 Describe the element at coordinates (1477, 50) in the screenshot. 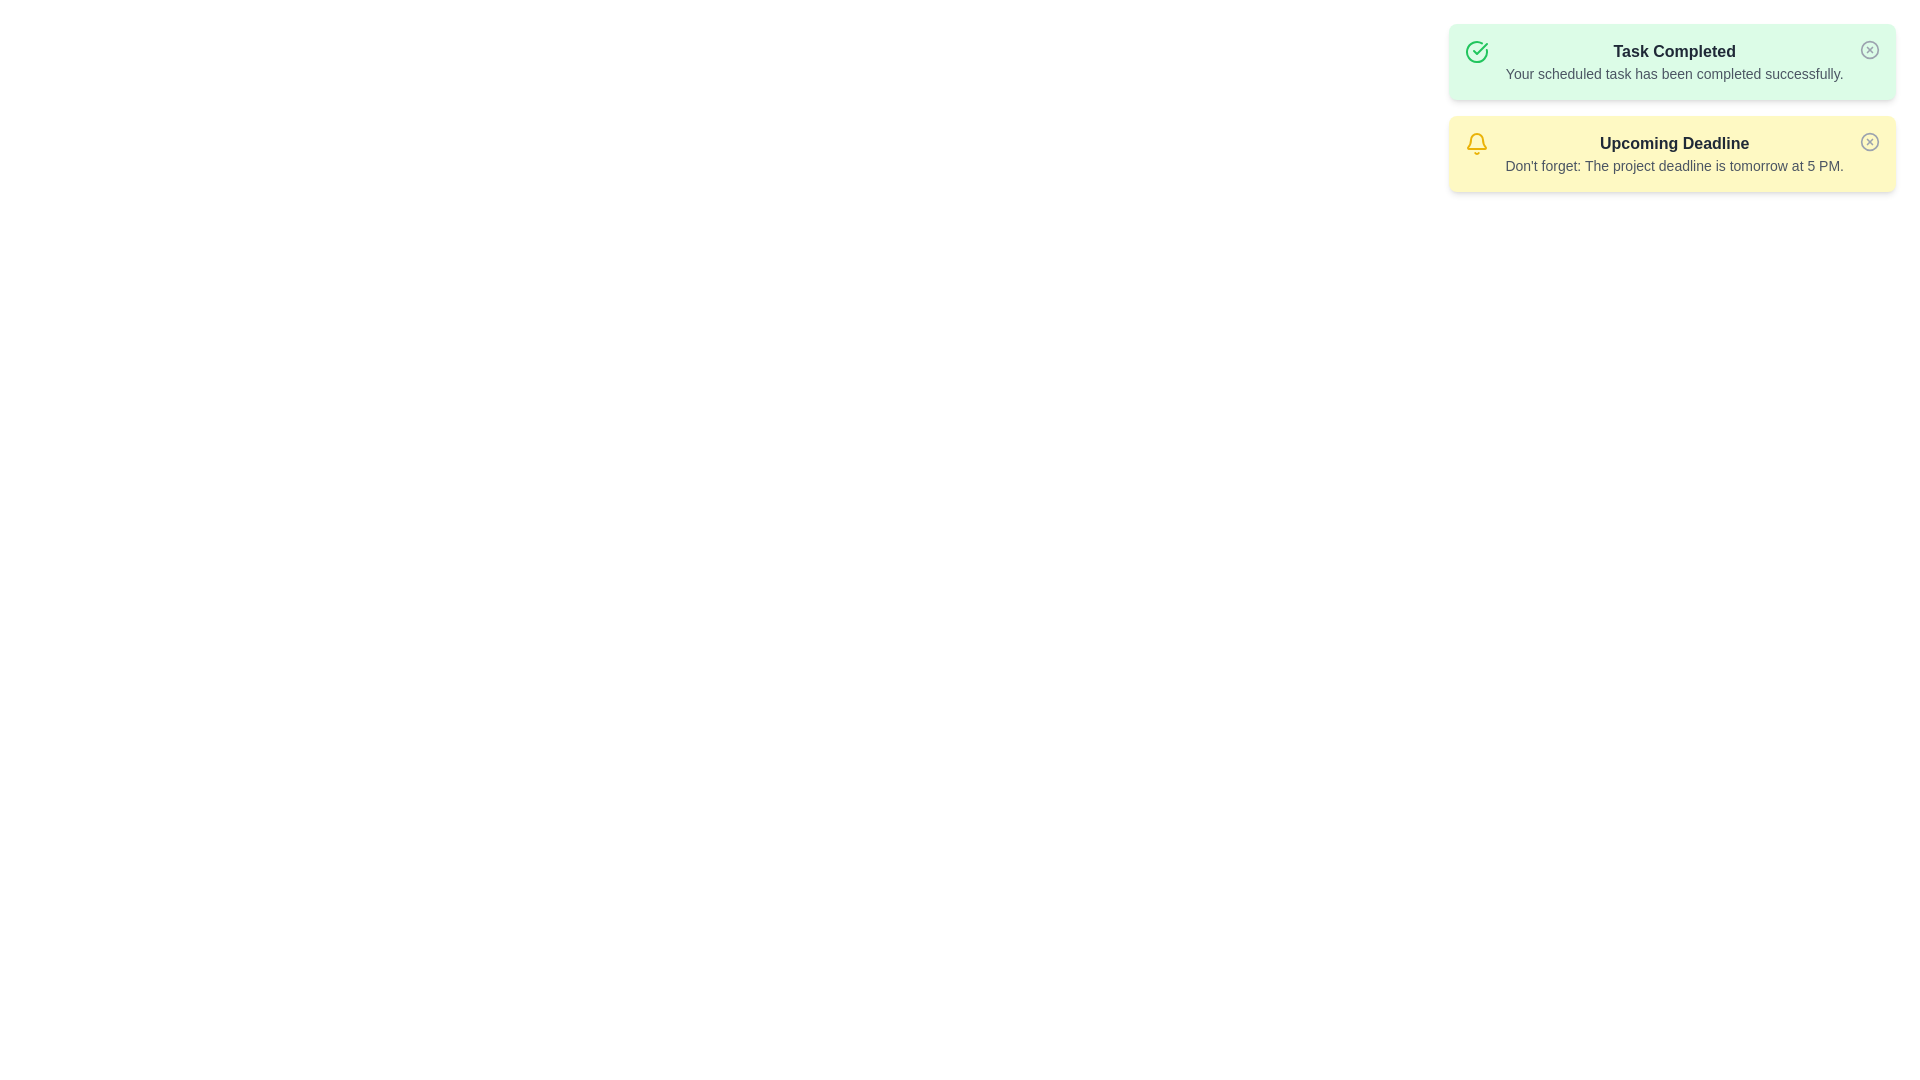

I see `the alert icon to observe its state` at that location.